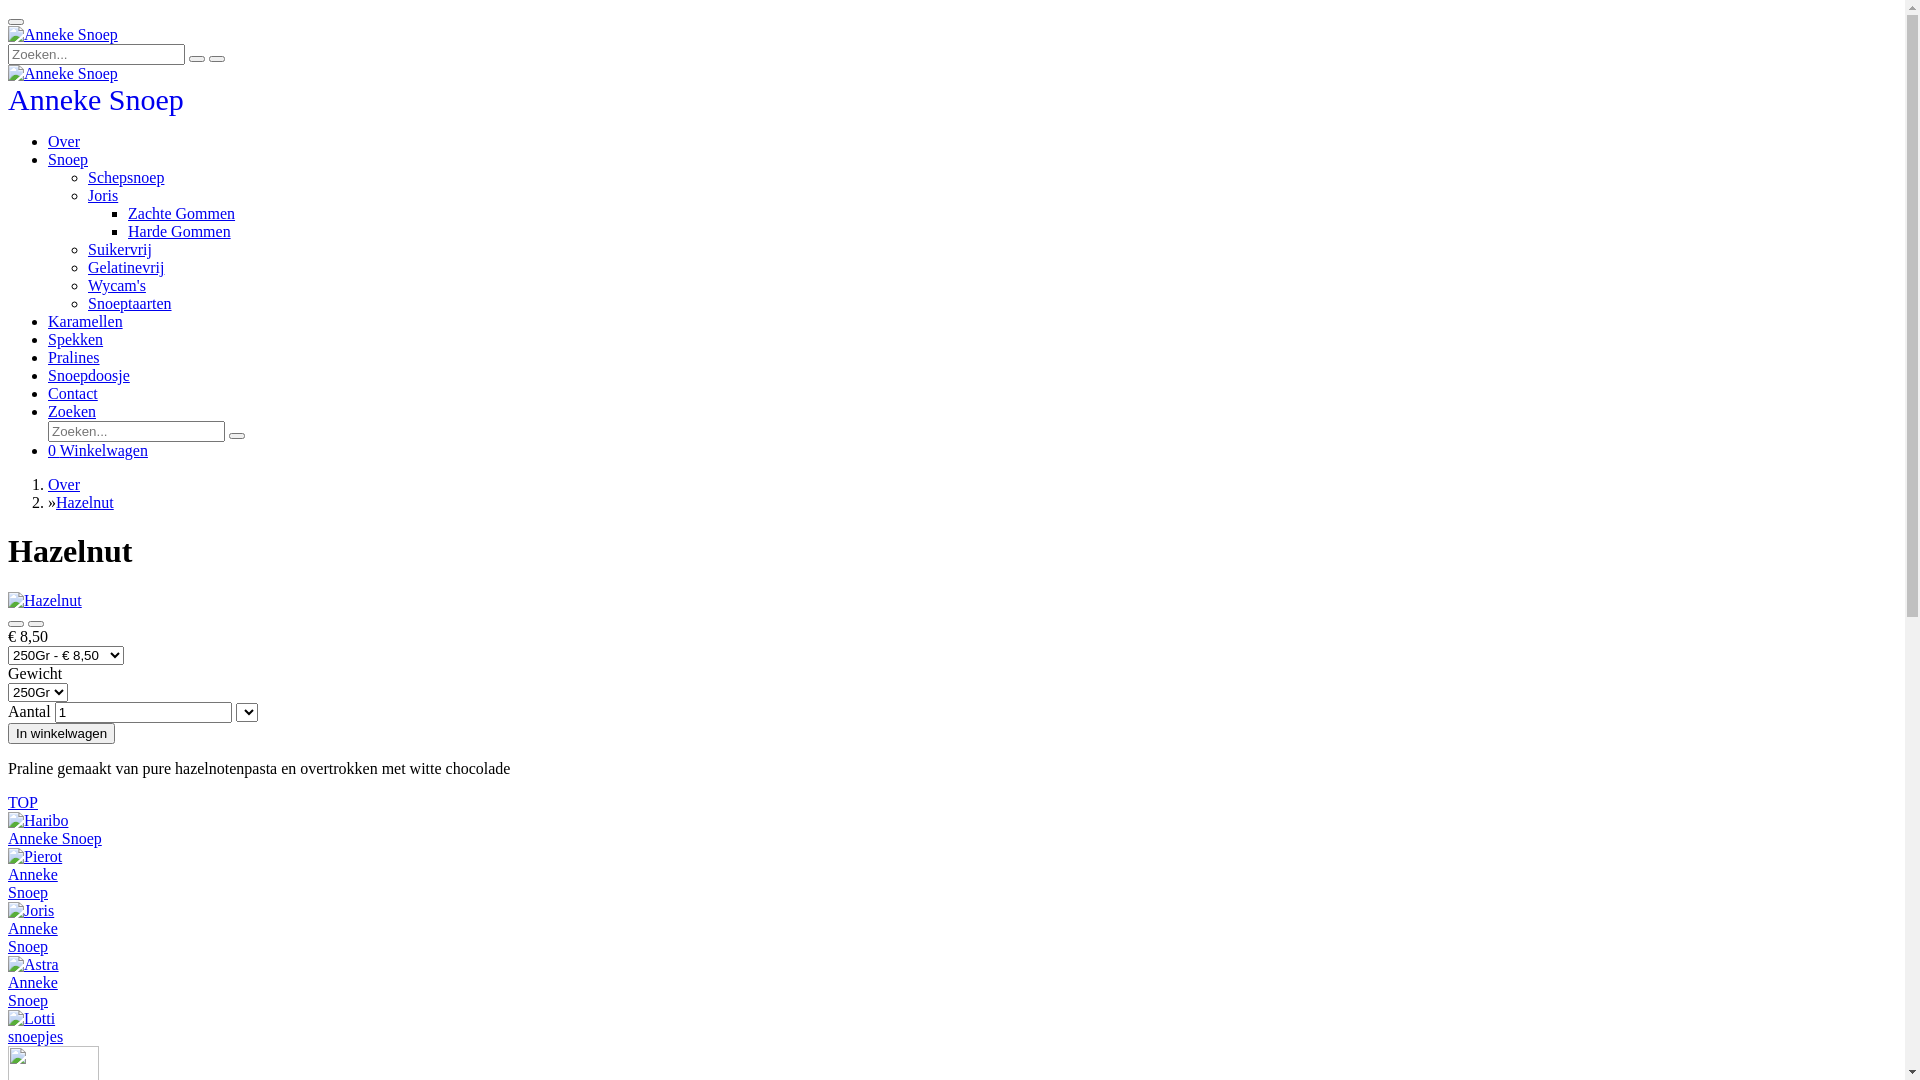  Describe the element at coordinates (124, 266) in the screenshot. I see `'Gelatinevrij'` at that location.